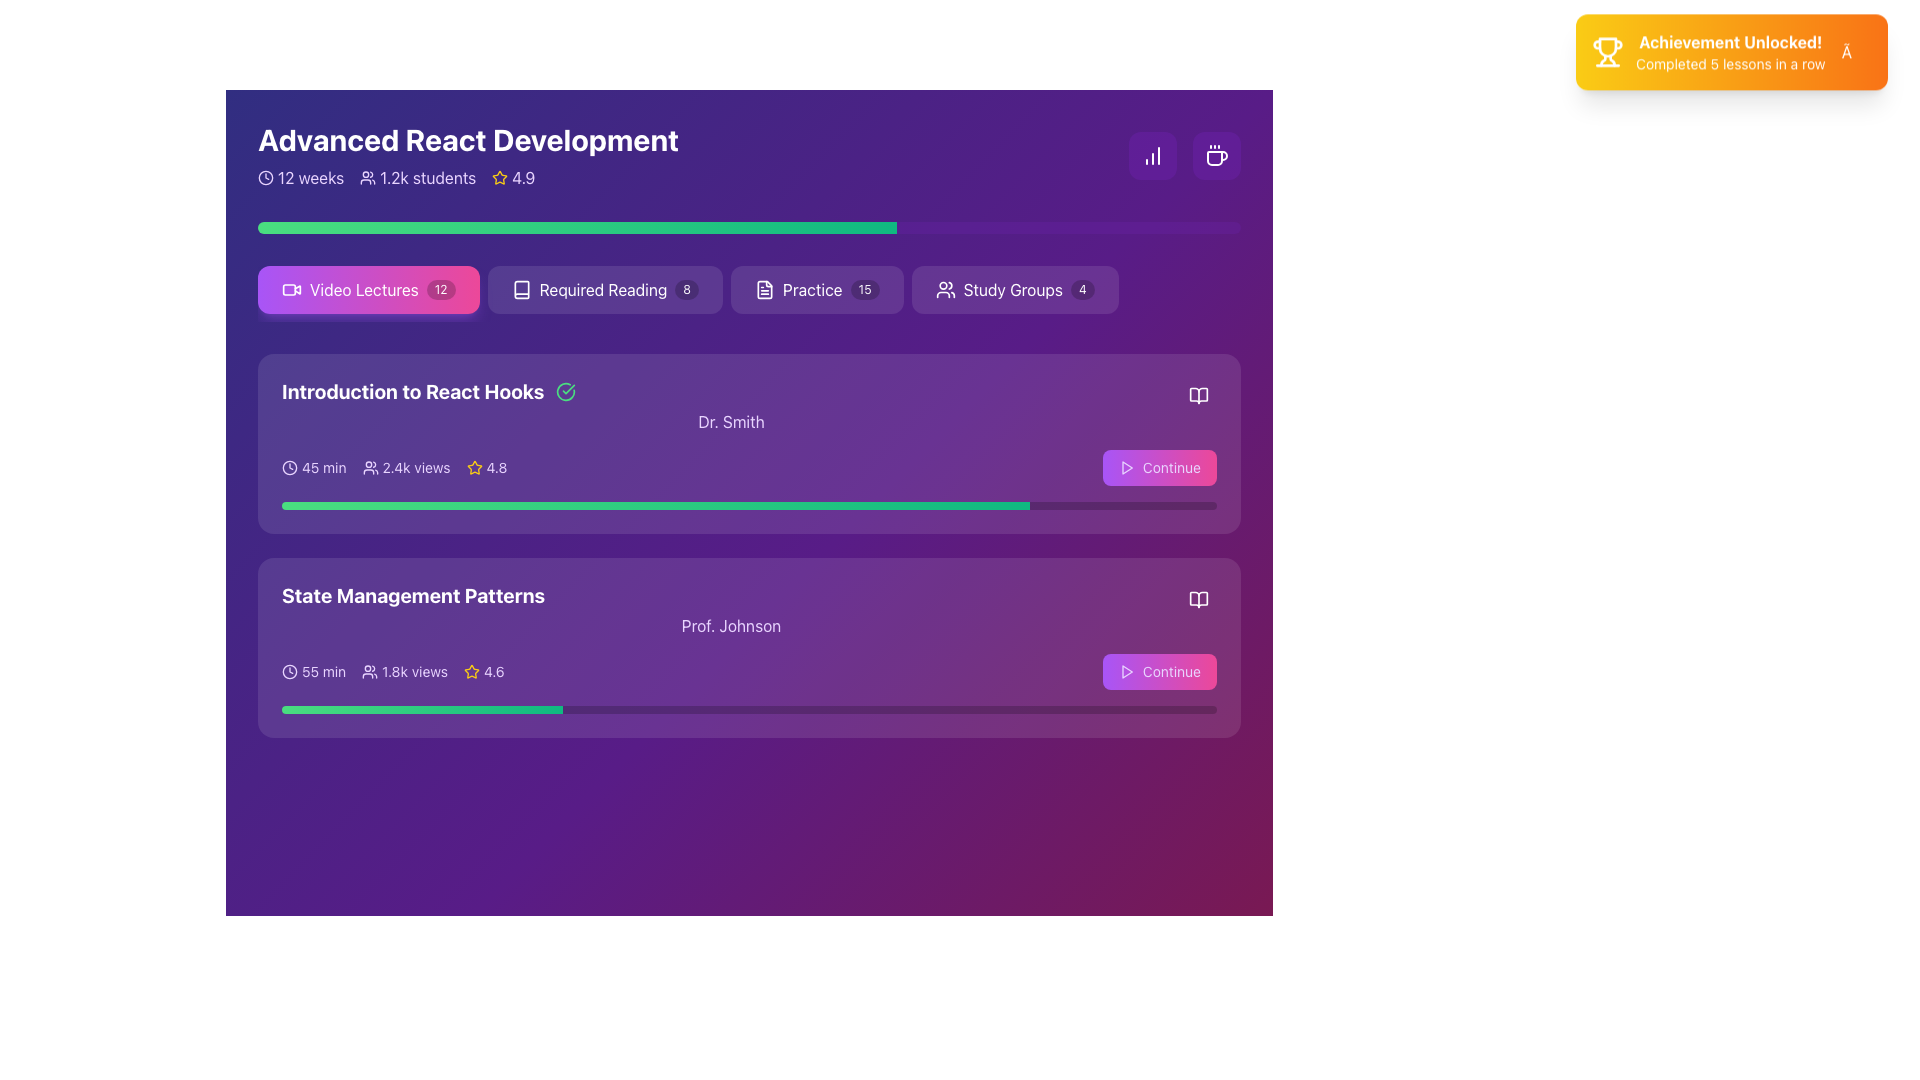  I want to click on the yellow star icon representing a rating in the 'Advanced React Development' section, so click(473, 467).